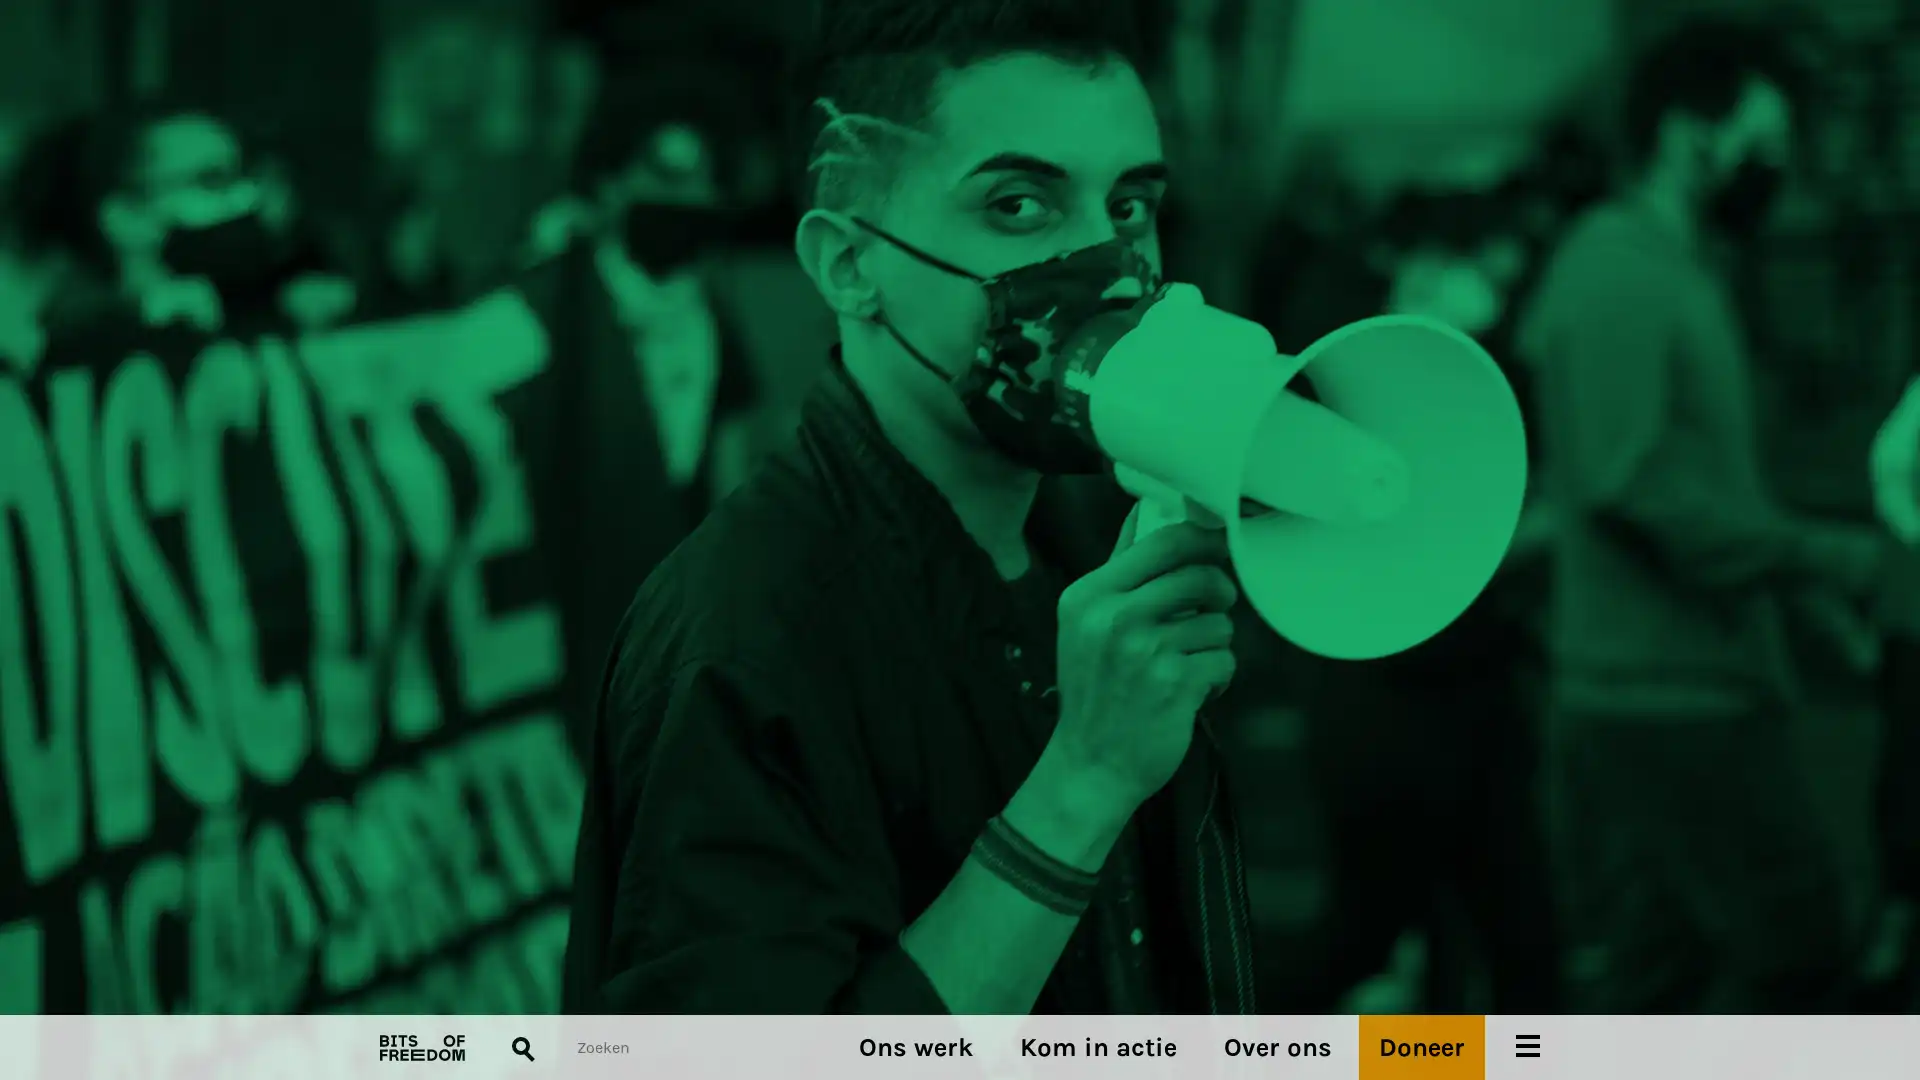  I want to click on Abonneren!, so click(416, 593).